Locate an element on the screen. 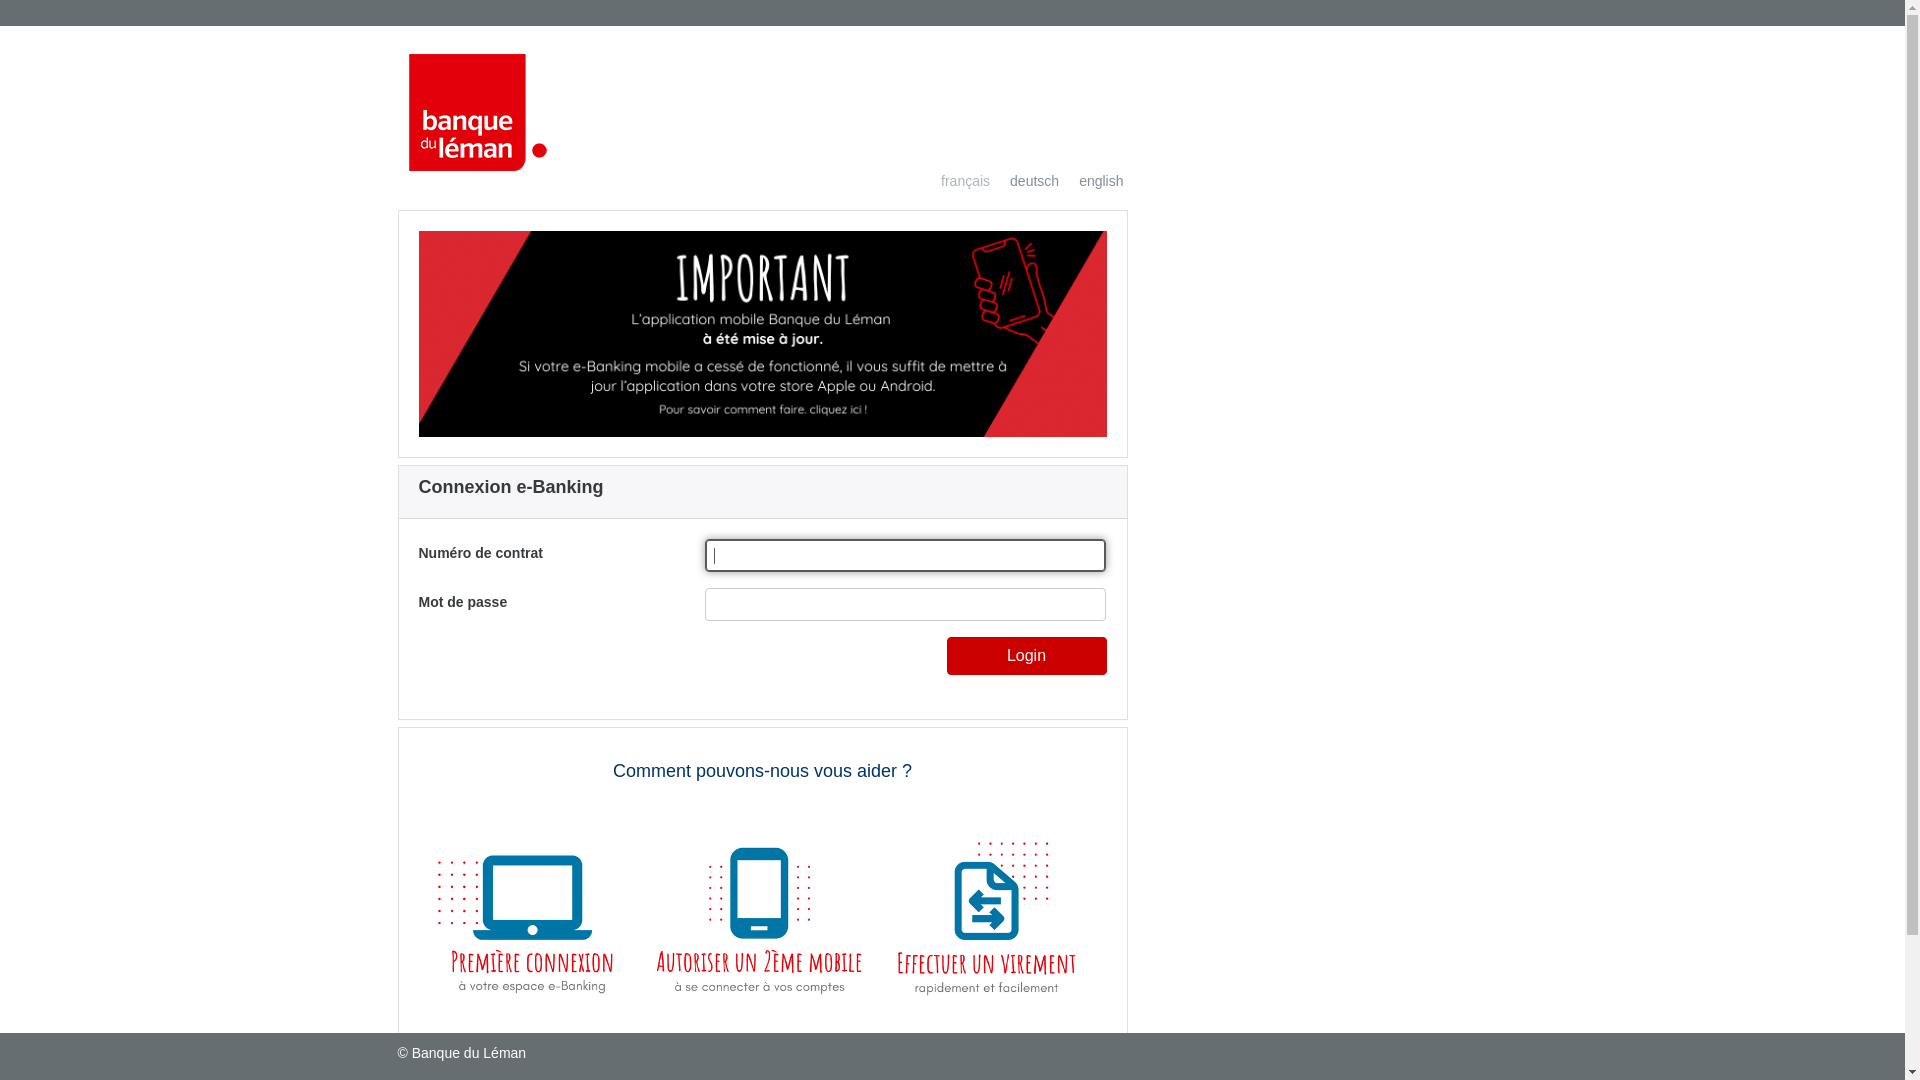  'english' is located at coordinates (1089, 181).